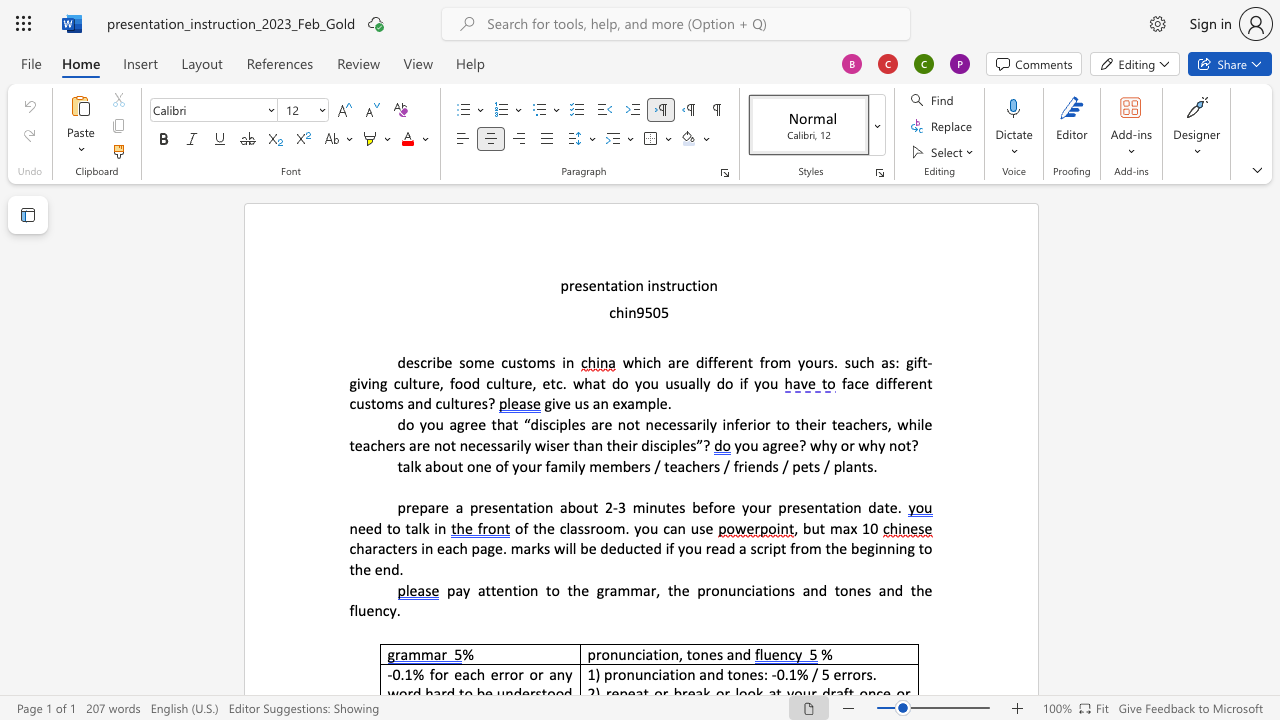 The height and width of the screenshot is (720, 1280). I want to click on the space between the continuous character "e" and "s" in the text, so click(481, 403).